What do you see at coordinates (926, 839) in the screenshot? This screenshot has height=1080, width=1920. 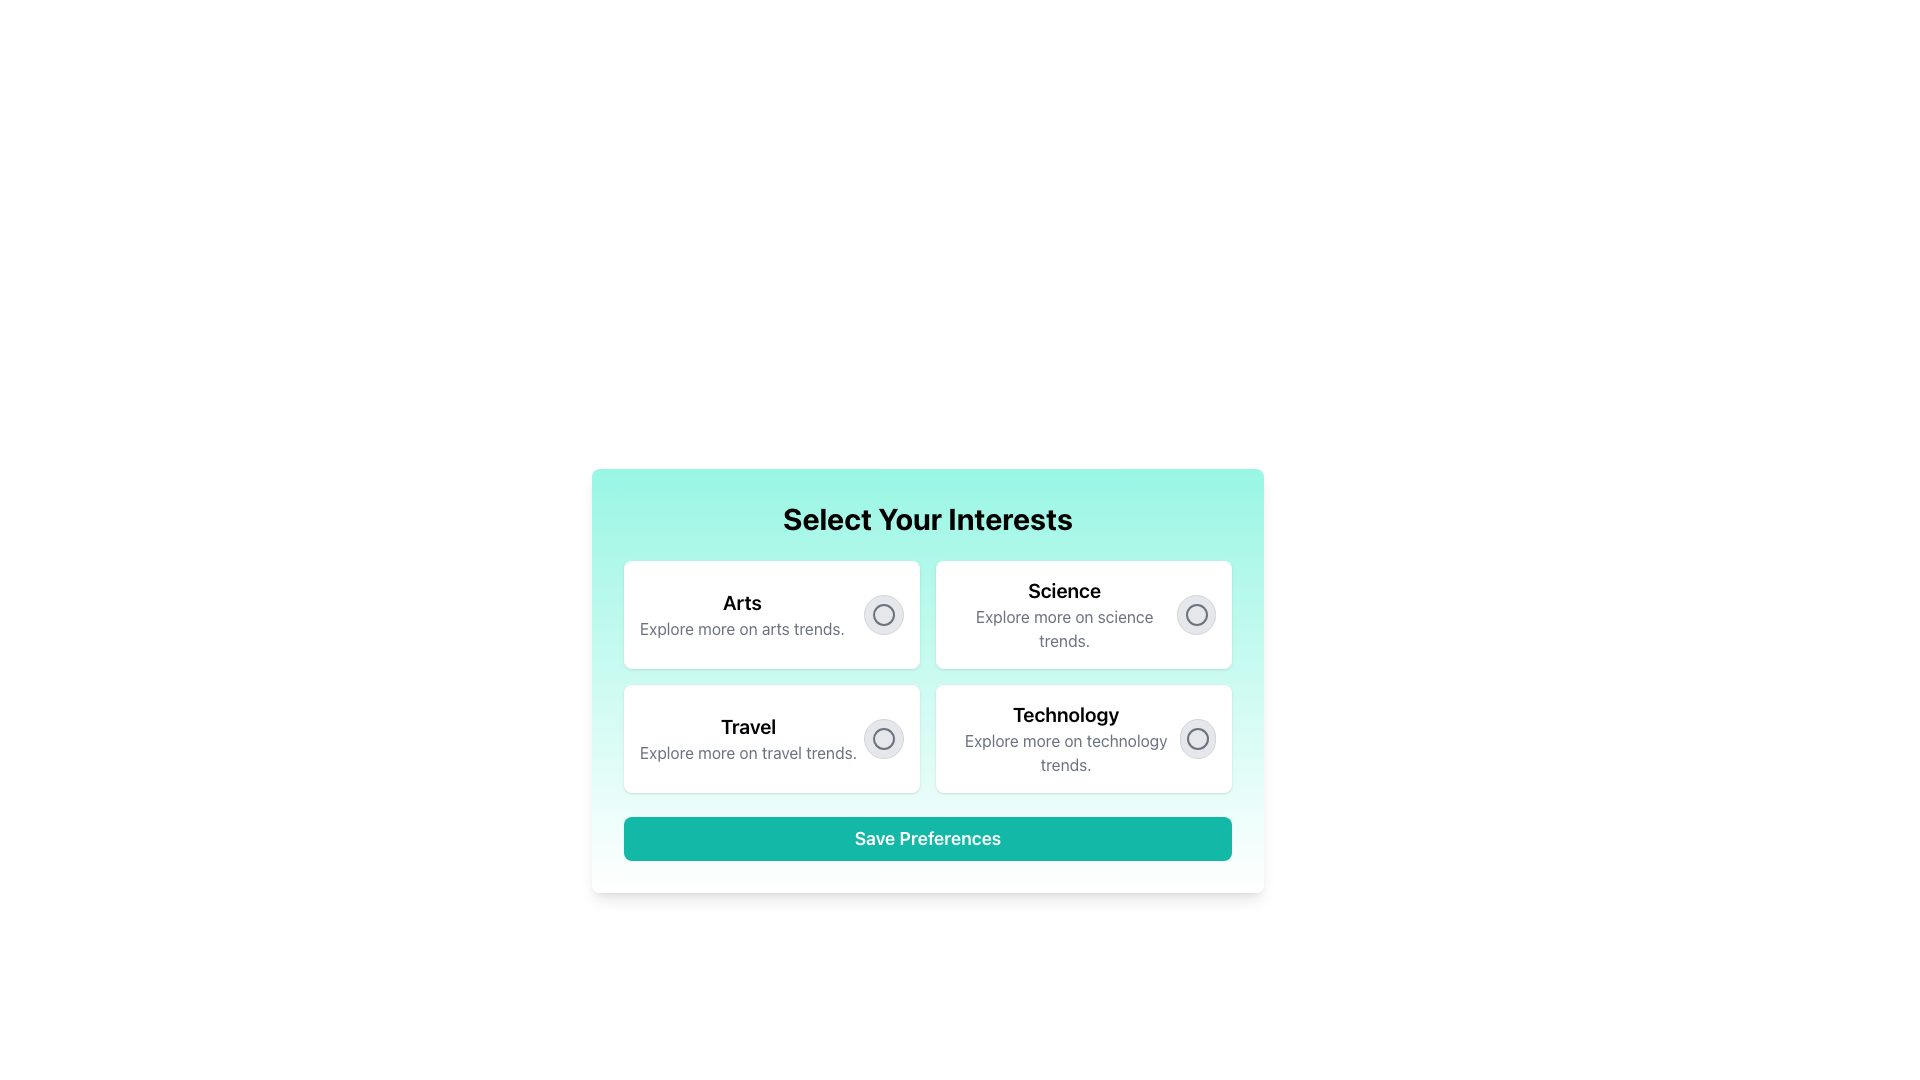 I see `the turquoise 'Save Preferences' button with white bold text` at bounding box center [926, 839].